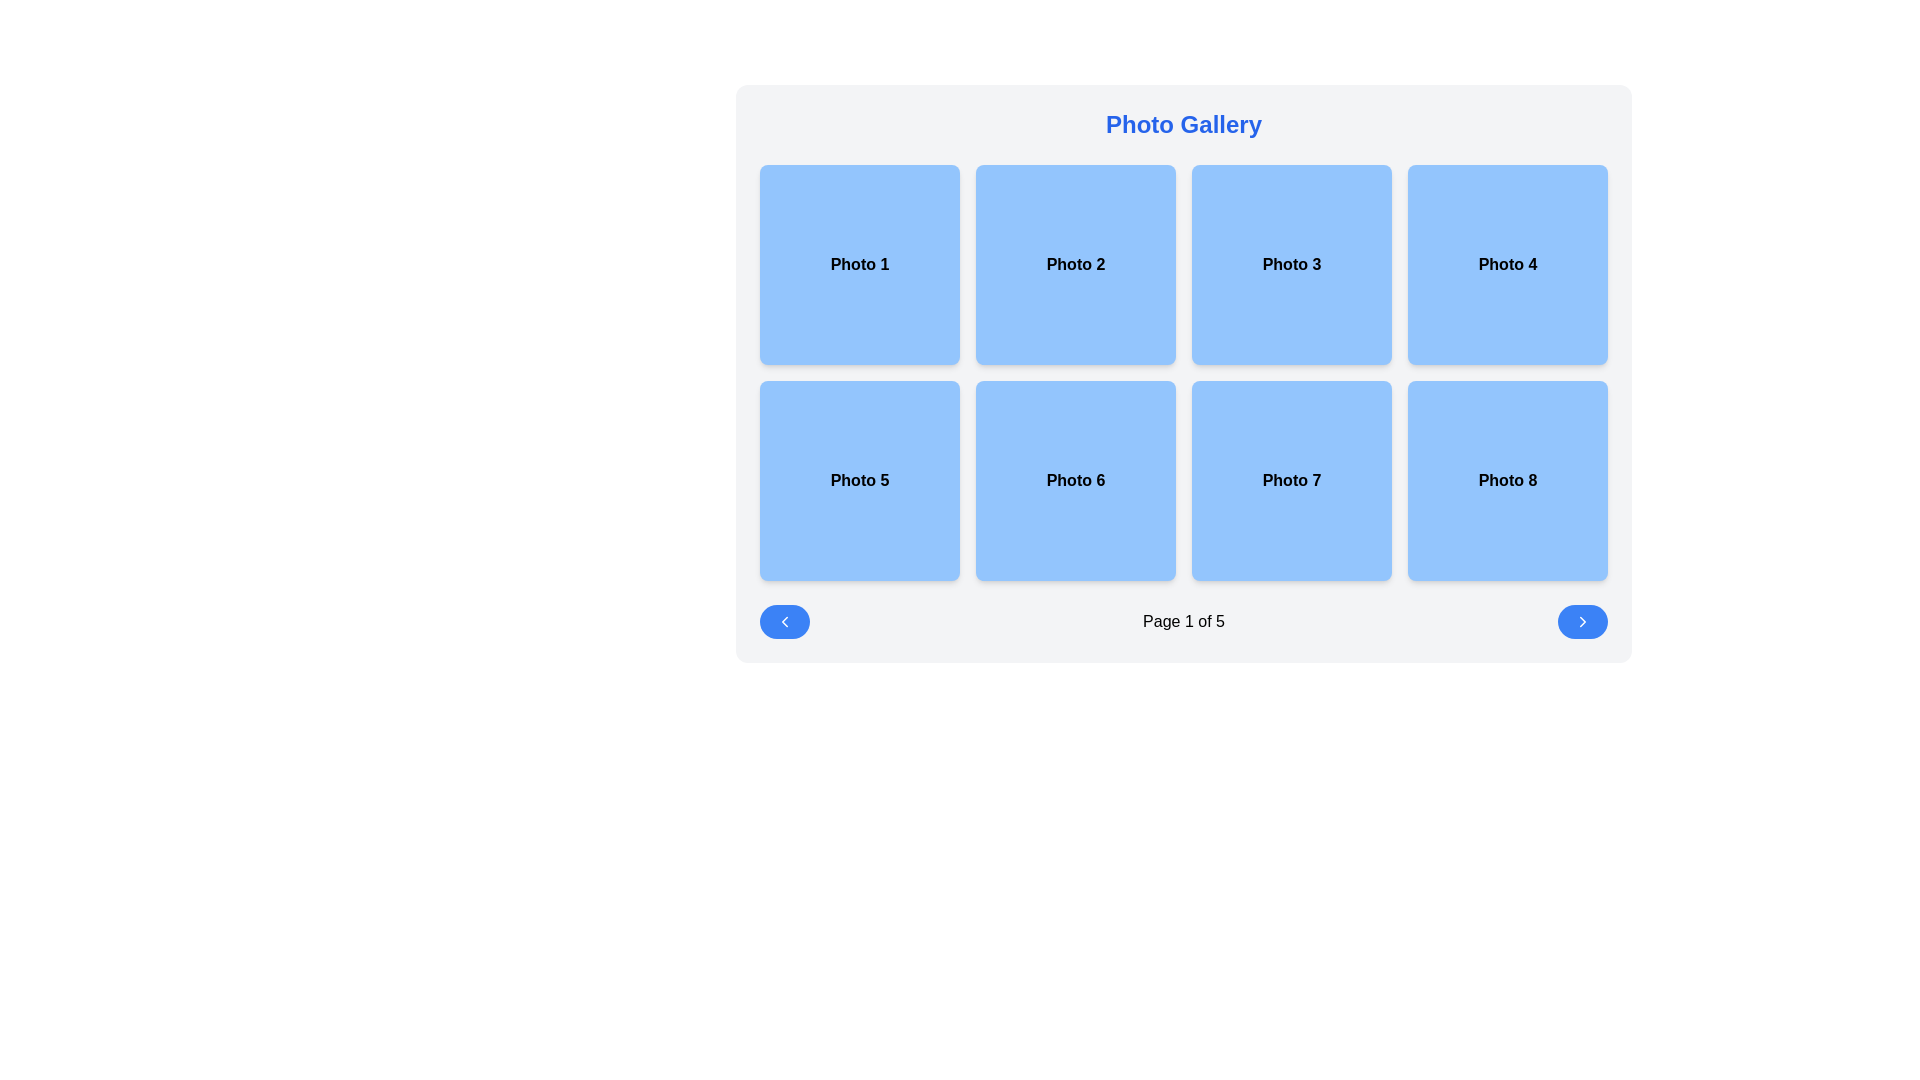 This screenshot has height=1080, width=1920. What do you see at coordinates (1184, 620) in the screenshot?
I see `the static text element indicating the current page and total pages, located in the middle of a horizontal navigation bar below the grid layout` at bounding box center [1184, 620].